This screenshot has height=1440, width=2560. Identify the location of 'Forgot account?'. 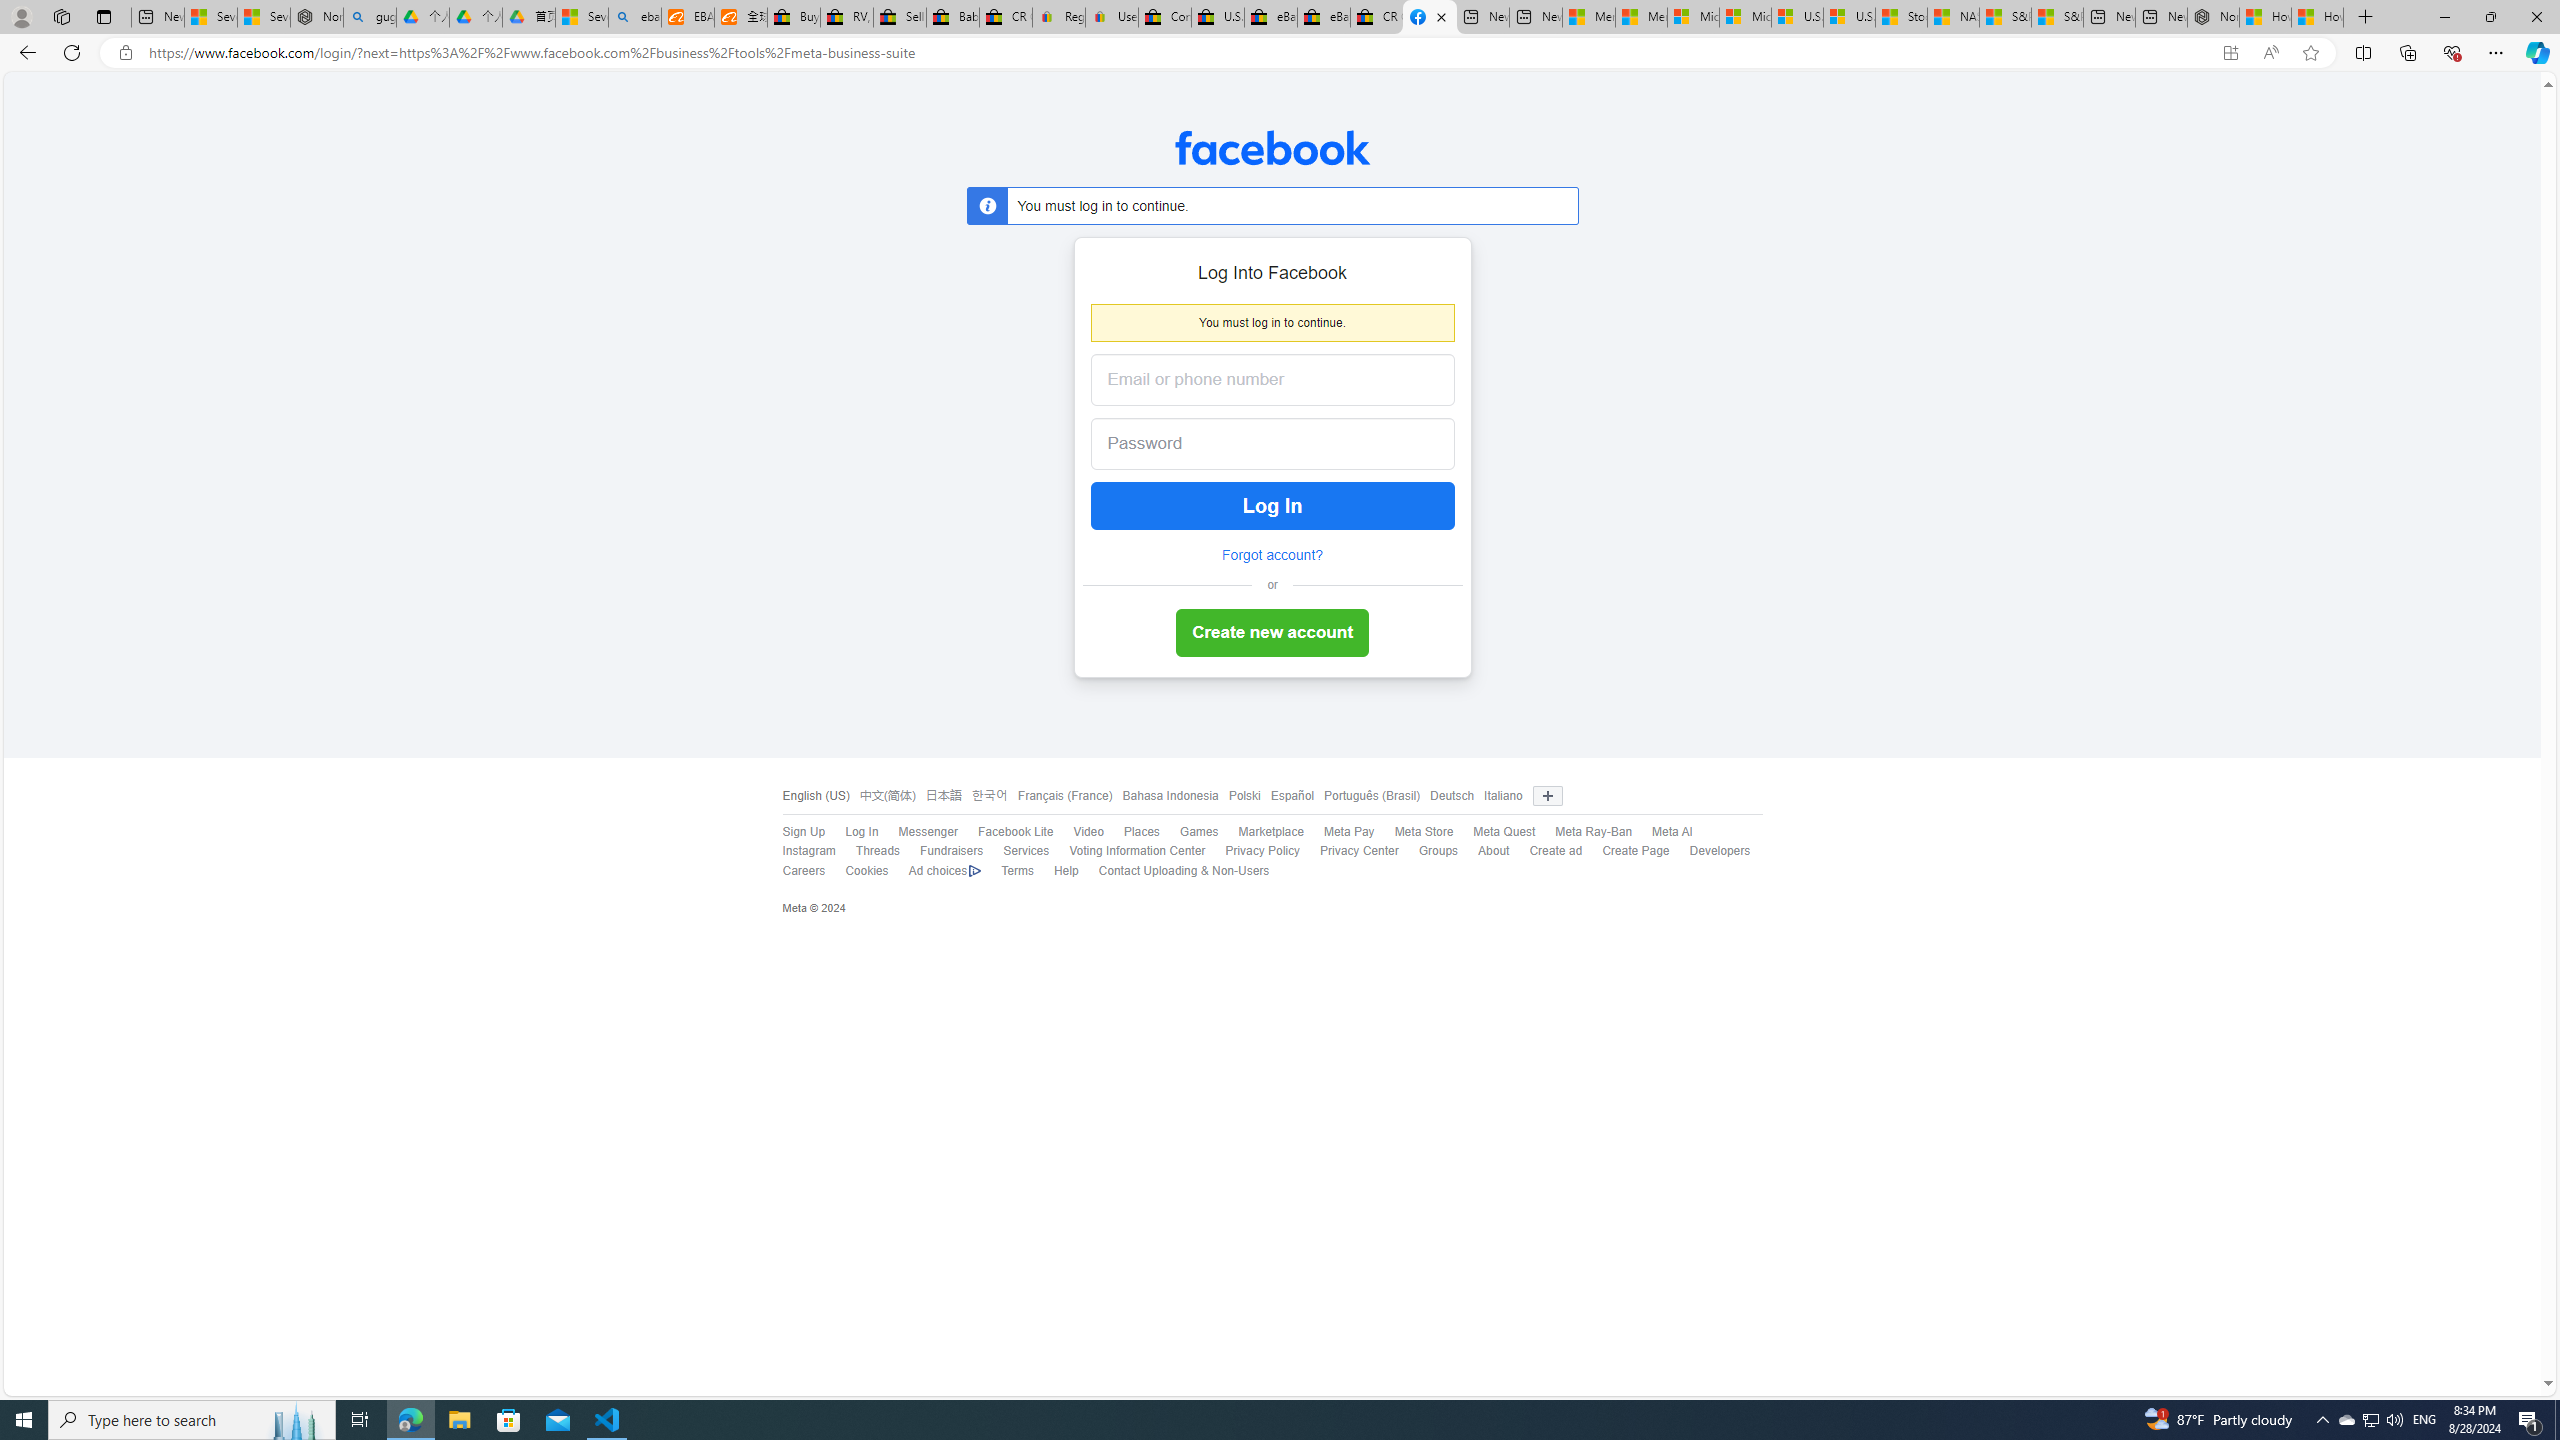
(1271, 555).